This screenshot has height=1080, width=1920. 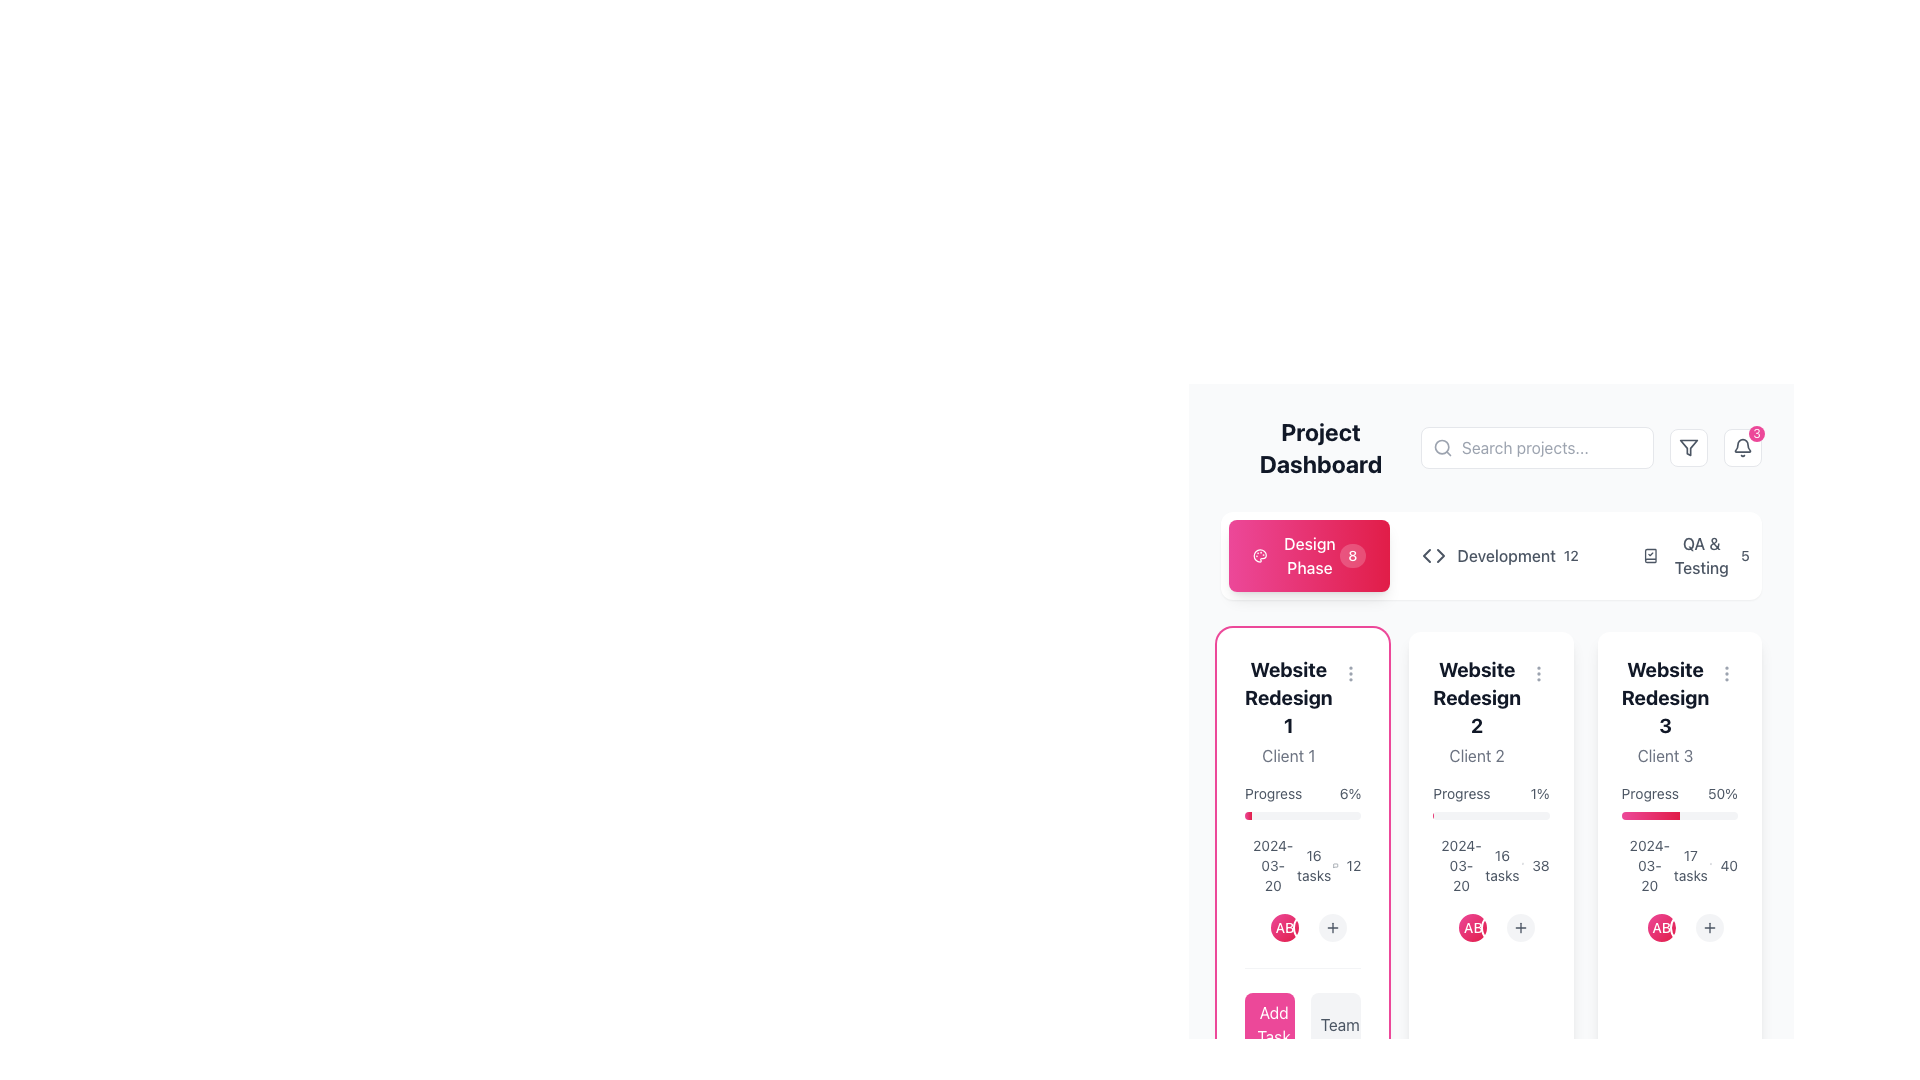 I want to click on the SVG magnifying glass icon that represents the search feature, located within the search input field near its center, so click(x=1443, y=446).